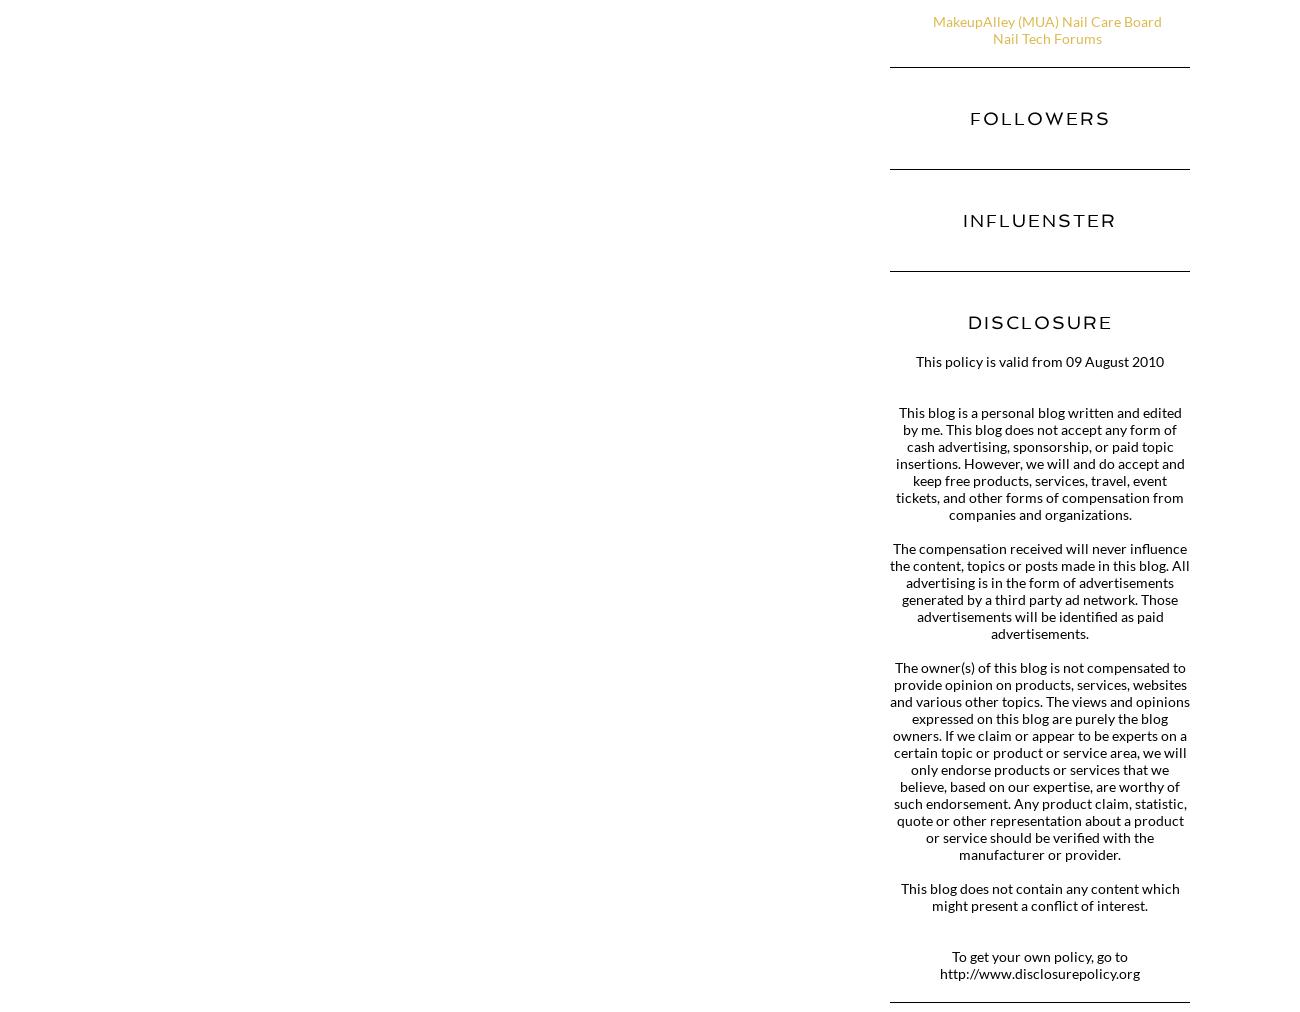 This screenshot has height=1012, width=1300. Describe the element at coordinates (1040, 360) in the screenshot. I see `'This policy is valid from 09 August 2010'` at that location.